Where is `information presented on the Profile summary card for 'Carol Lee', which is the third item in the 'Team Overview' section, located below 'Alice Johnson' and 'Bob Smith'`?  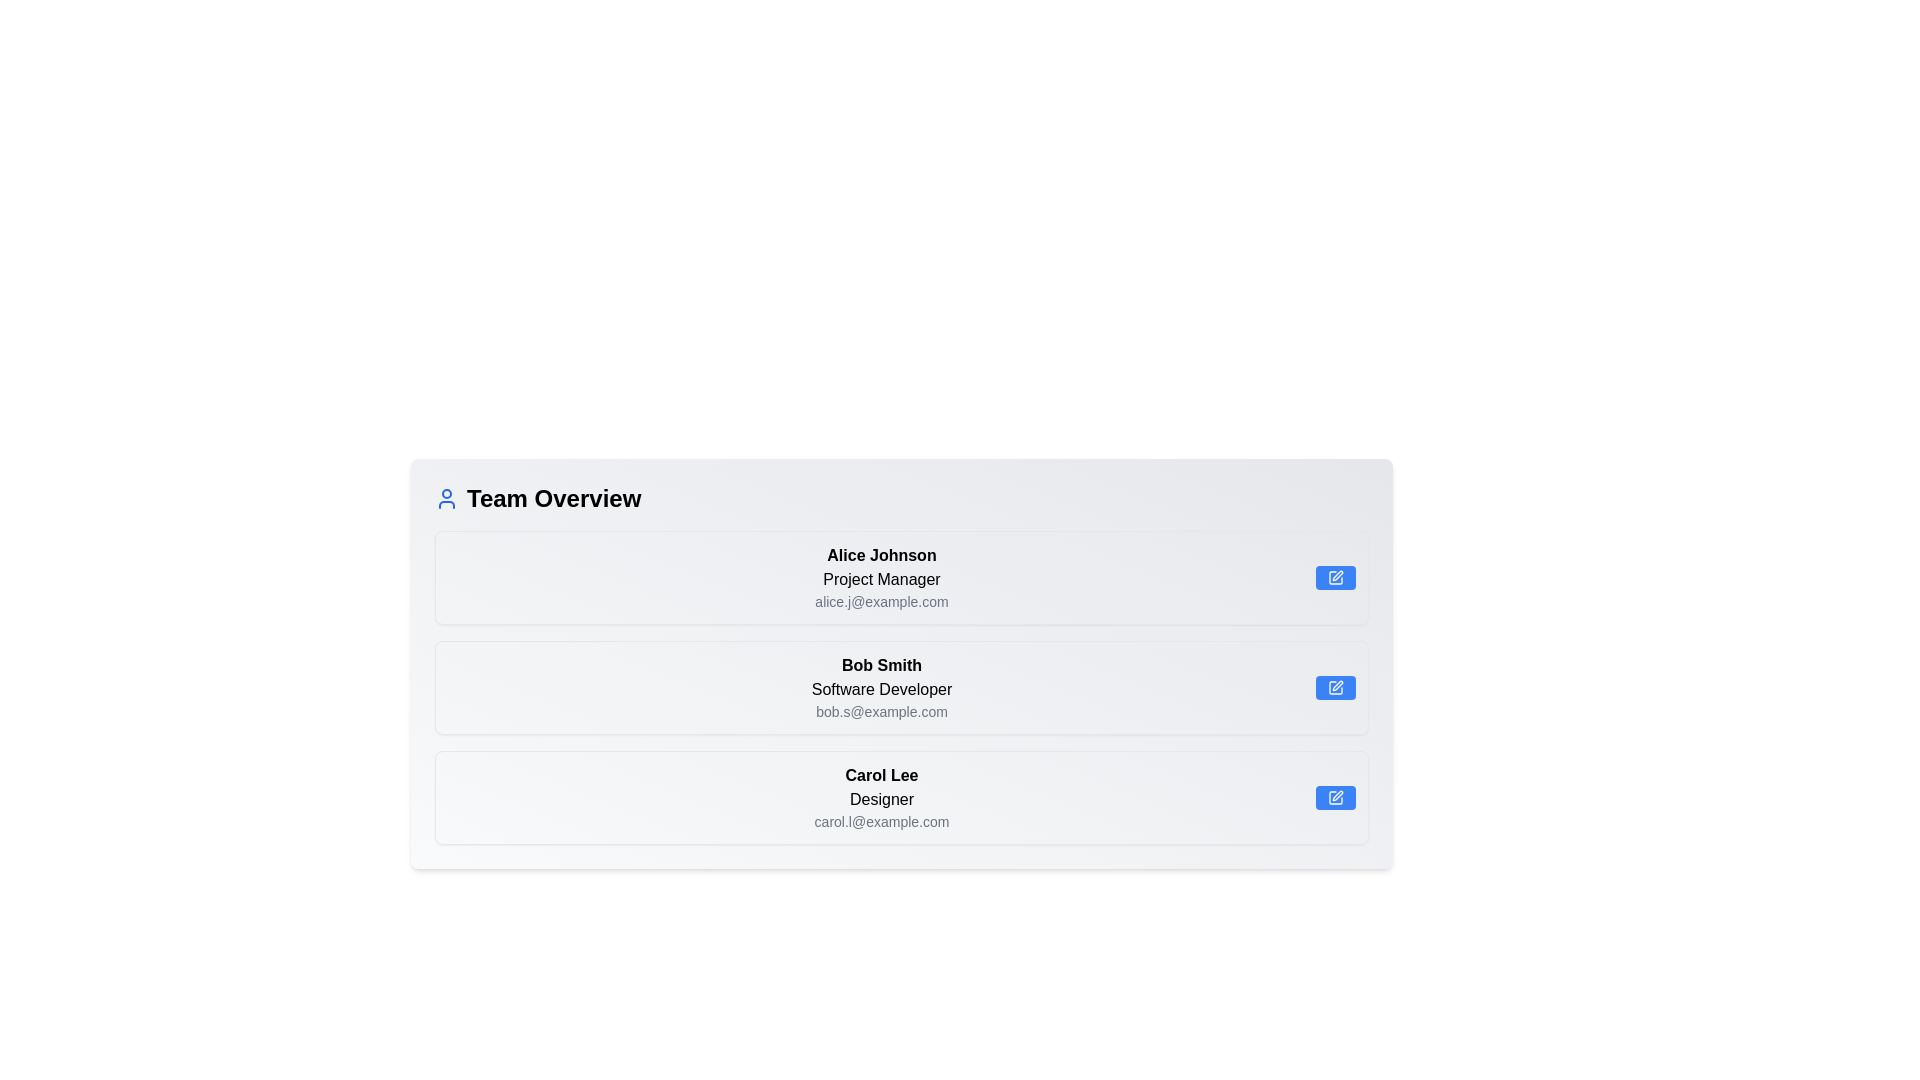
information presented on the Profile summary card for 'Carol Lee', which is the third item in the 'Team Overview' section, located below 'Alice Johnson' and 'Bob Smith' is located at coordinates (881, 797).